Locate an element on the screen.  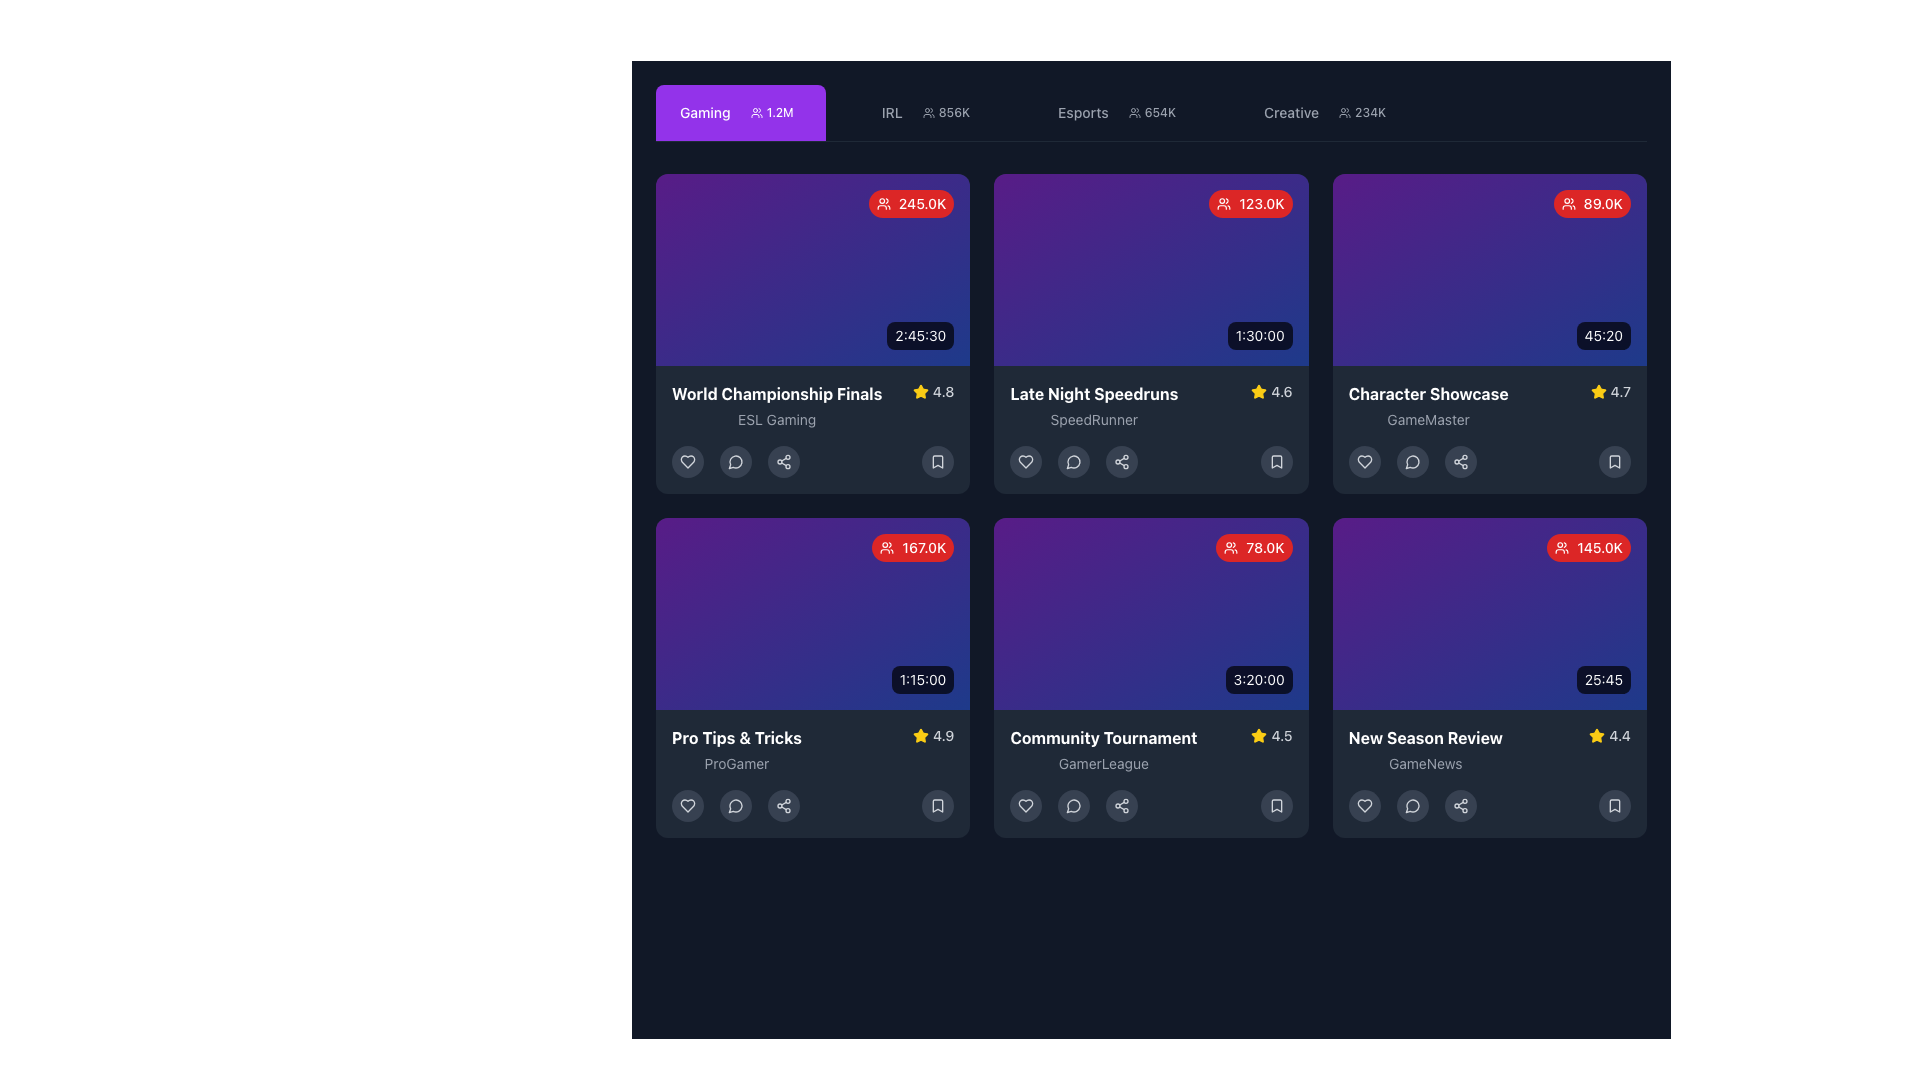
text content of the Text Label displaying 'ESL Gaming', located beneath the bold white text 'World Championship Finals' is located at coordinates (776, 419).